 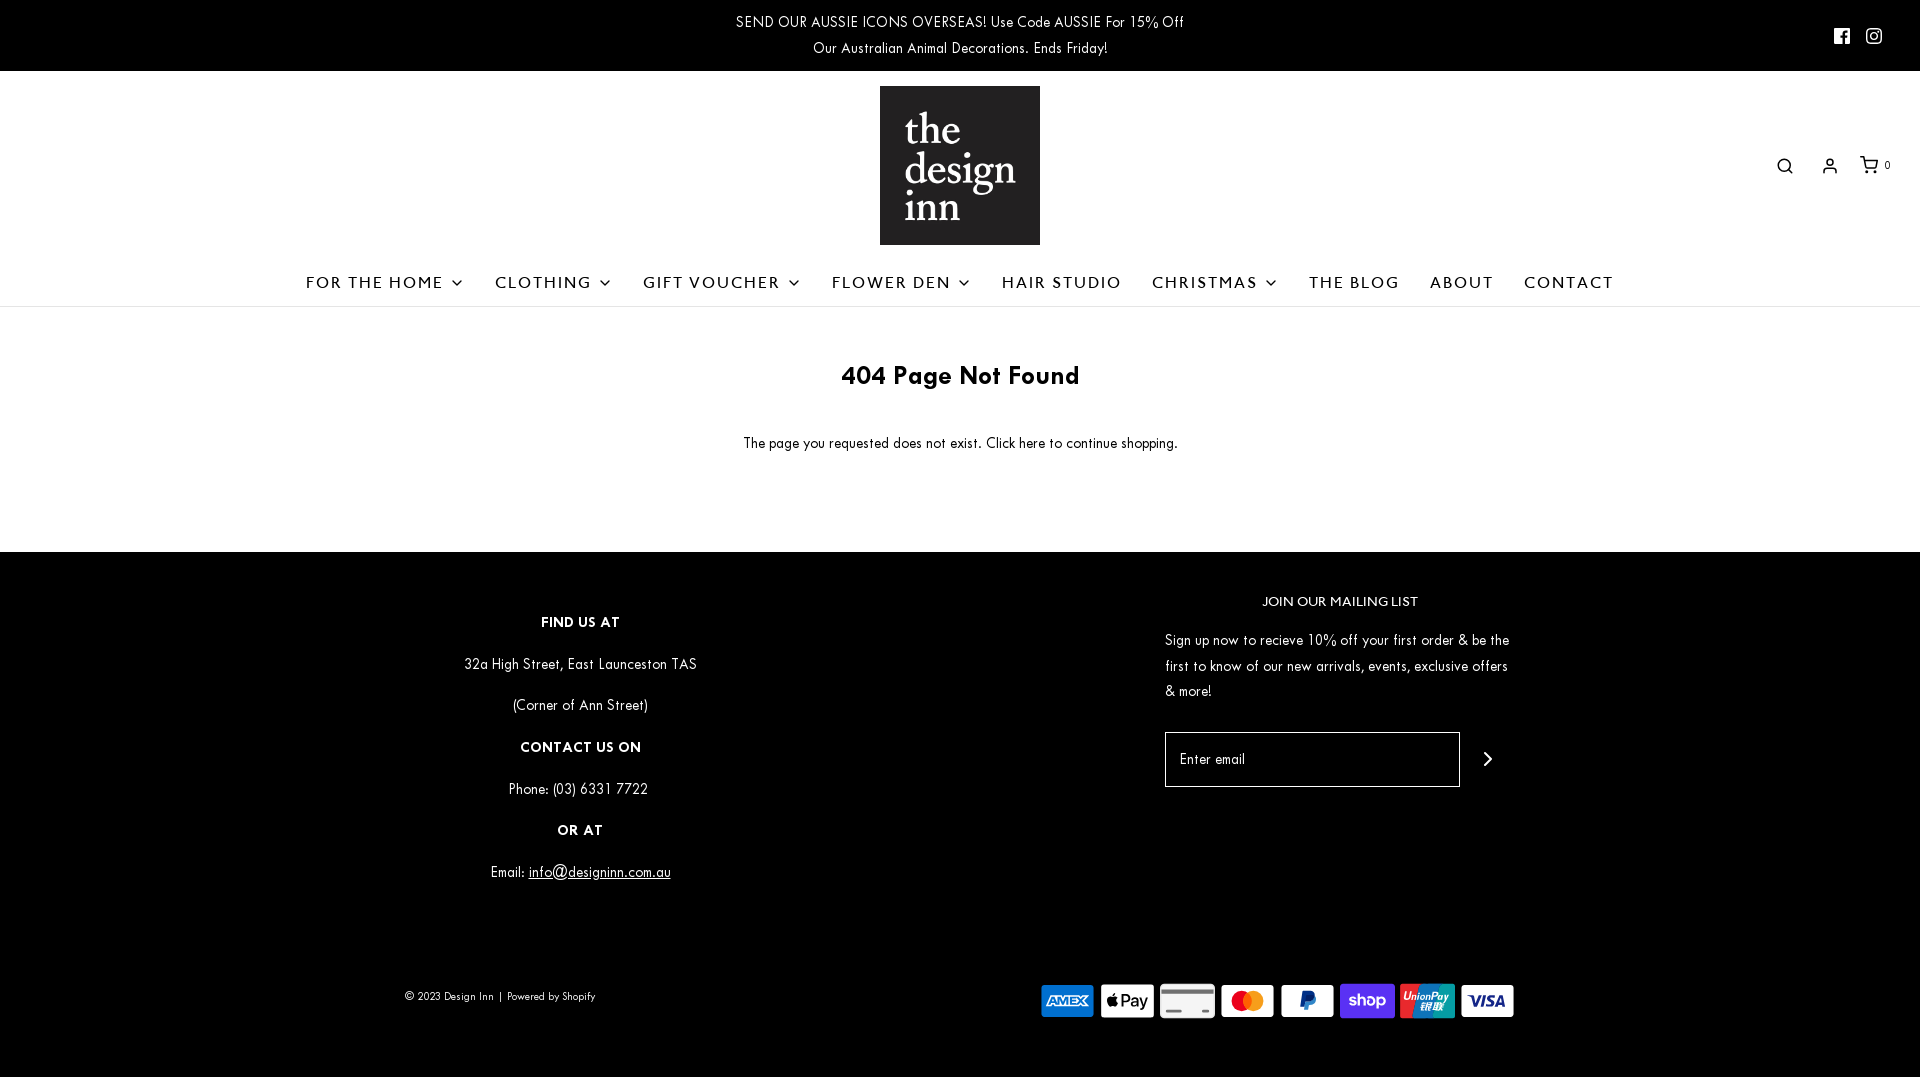 I want to click on 'CHRISTMAS', so click(x=1214, y=282).